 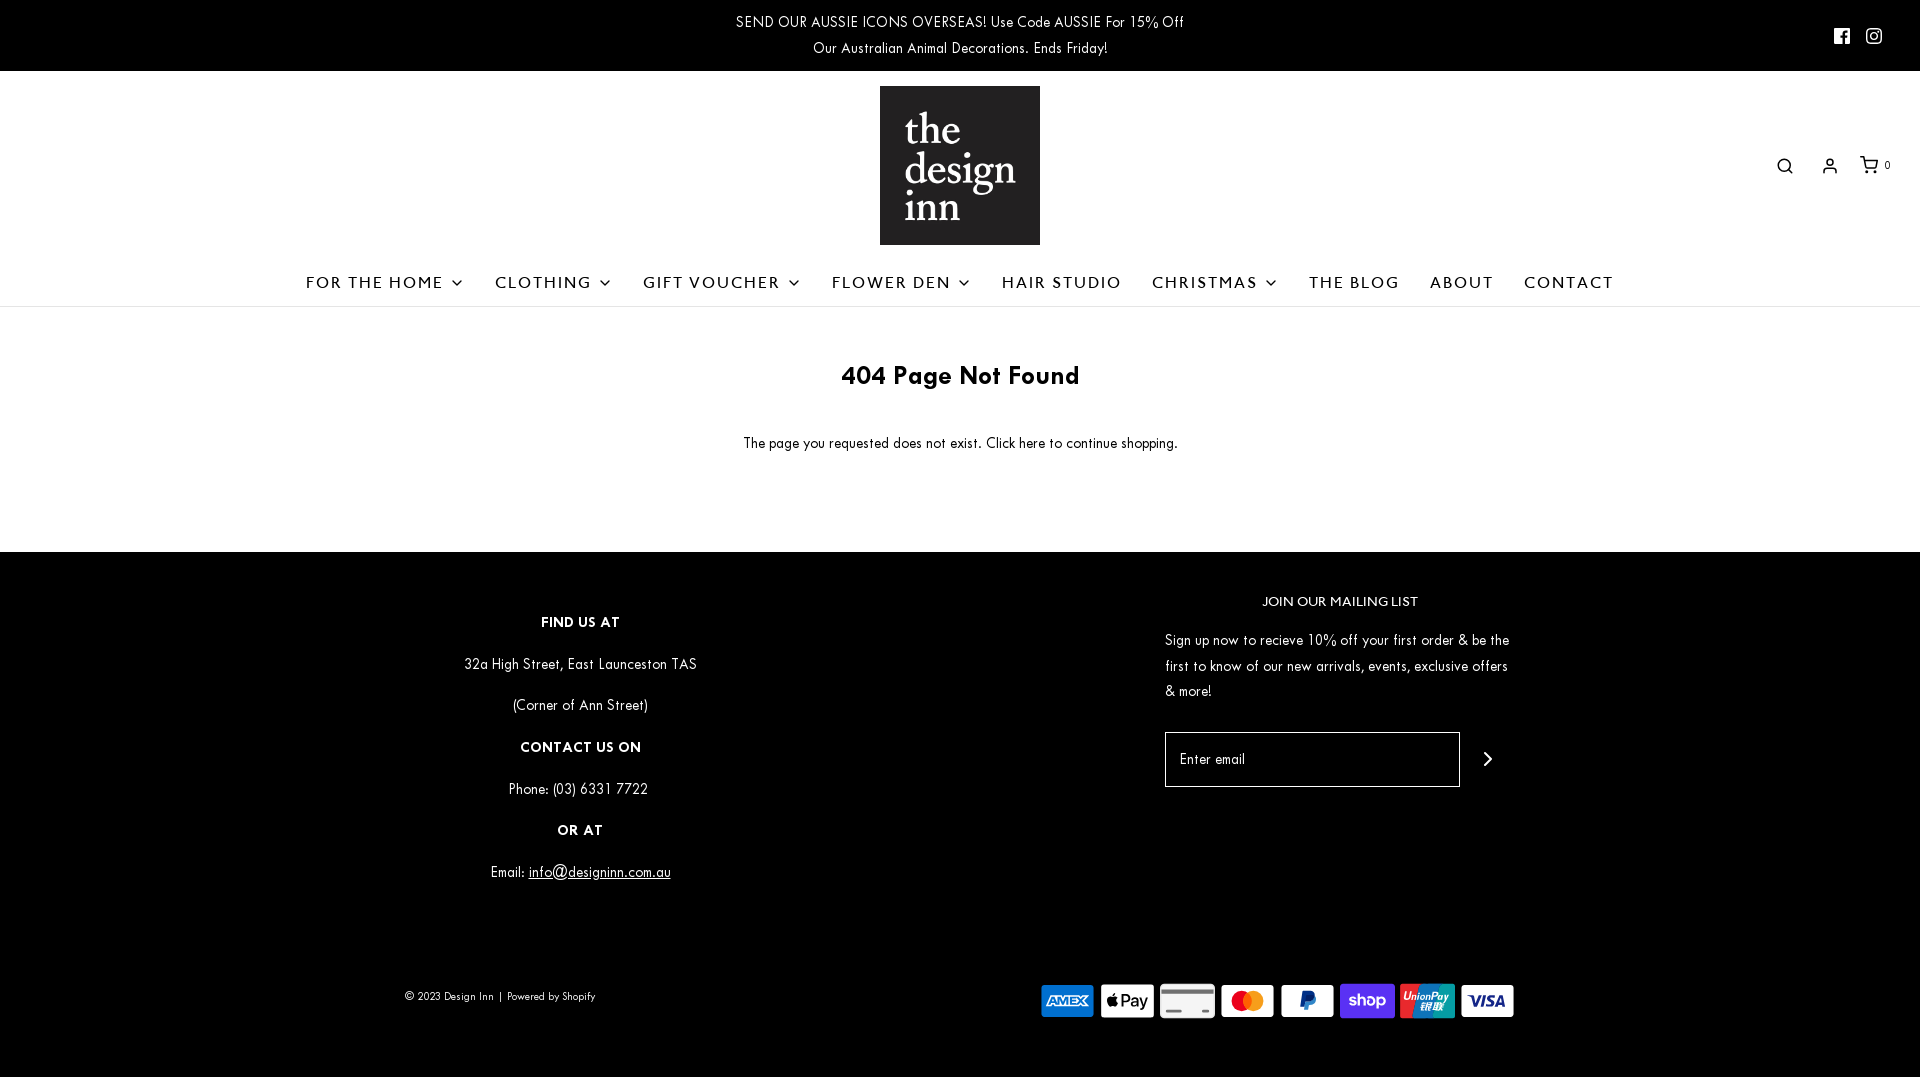 I want to click on 'CHRISTMAS', so click(x=1214, y=282).